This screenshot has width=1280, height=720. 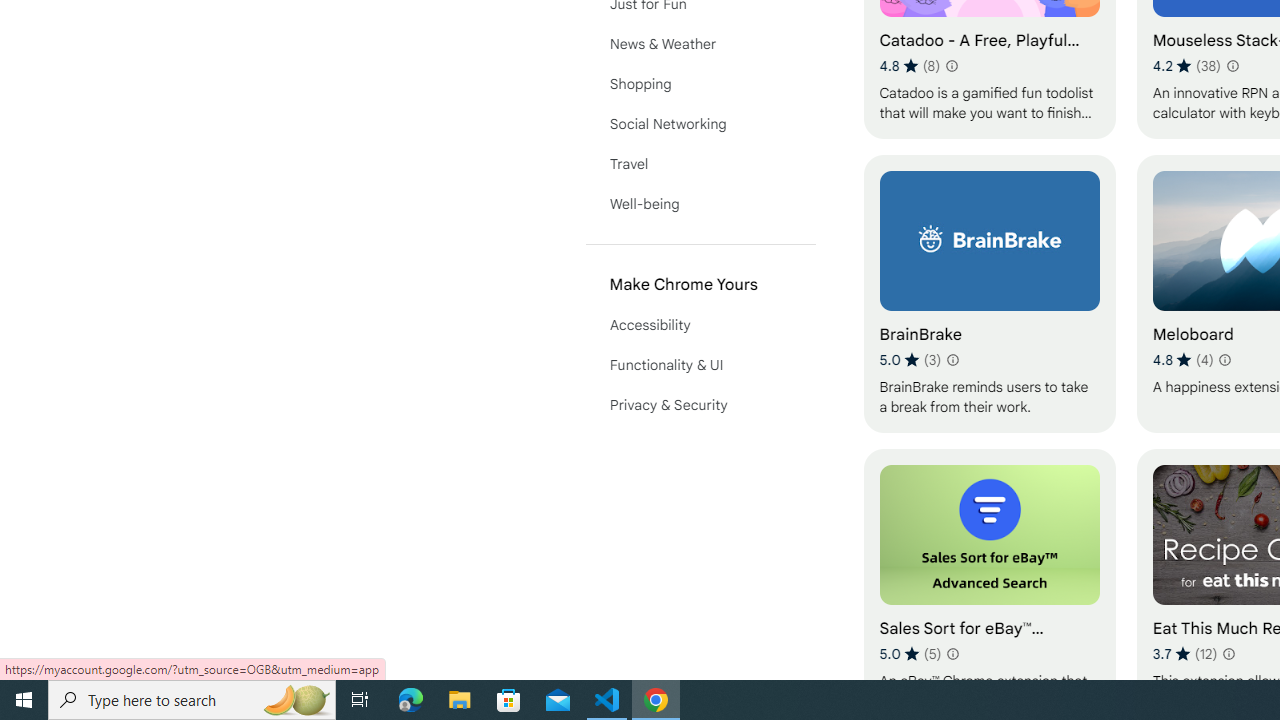 What do you see at coordinates (909, 360) in the screenshot?
I see `'Average rating 5 out of 5 stars. 3 ratings.'` at bounding box center [909, 360].